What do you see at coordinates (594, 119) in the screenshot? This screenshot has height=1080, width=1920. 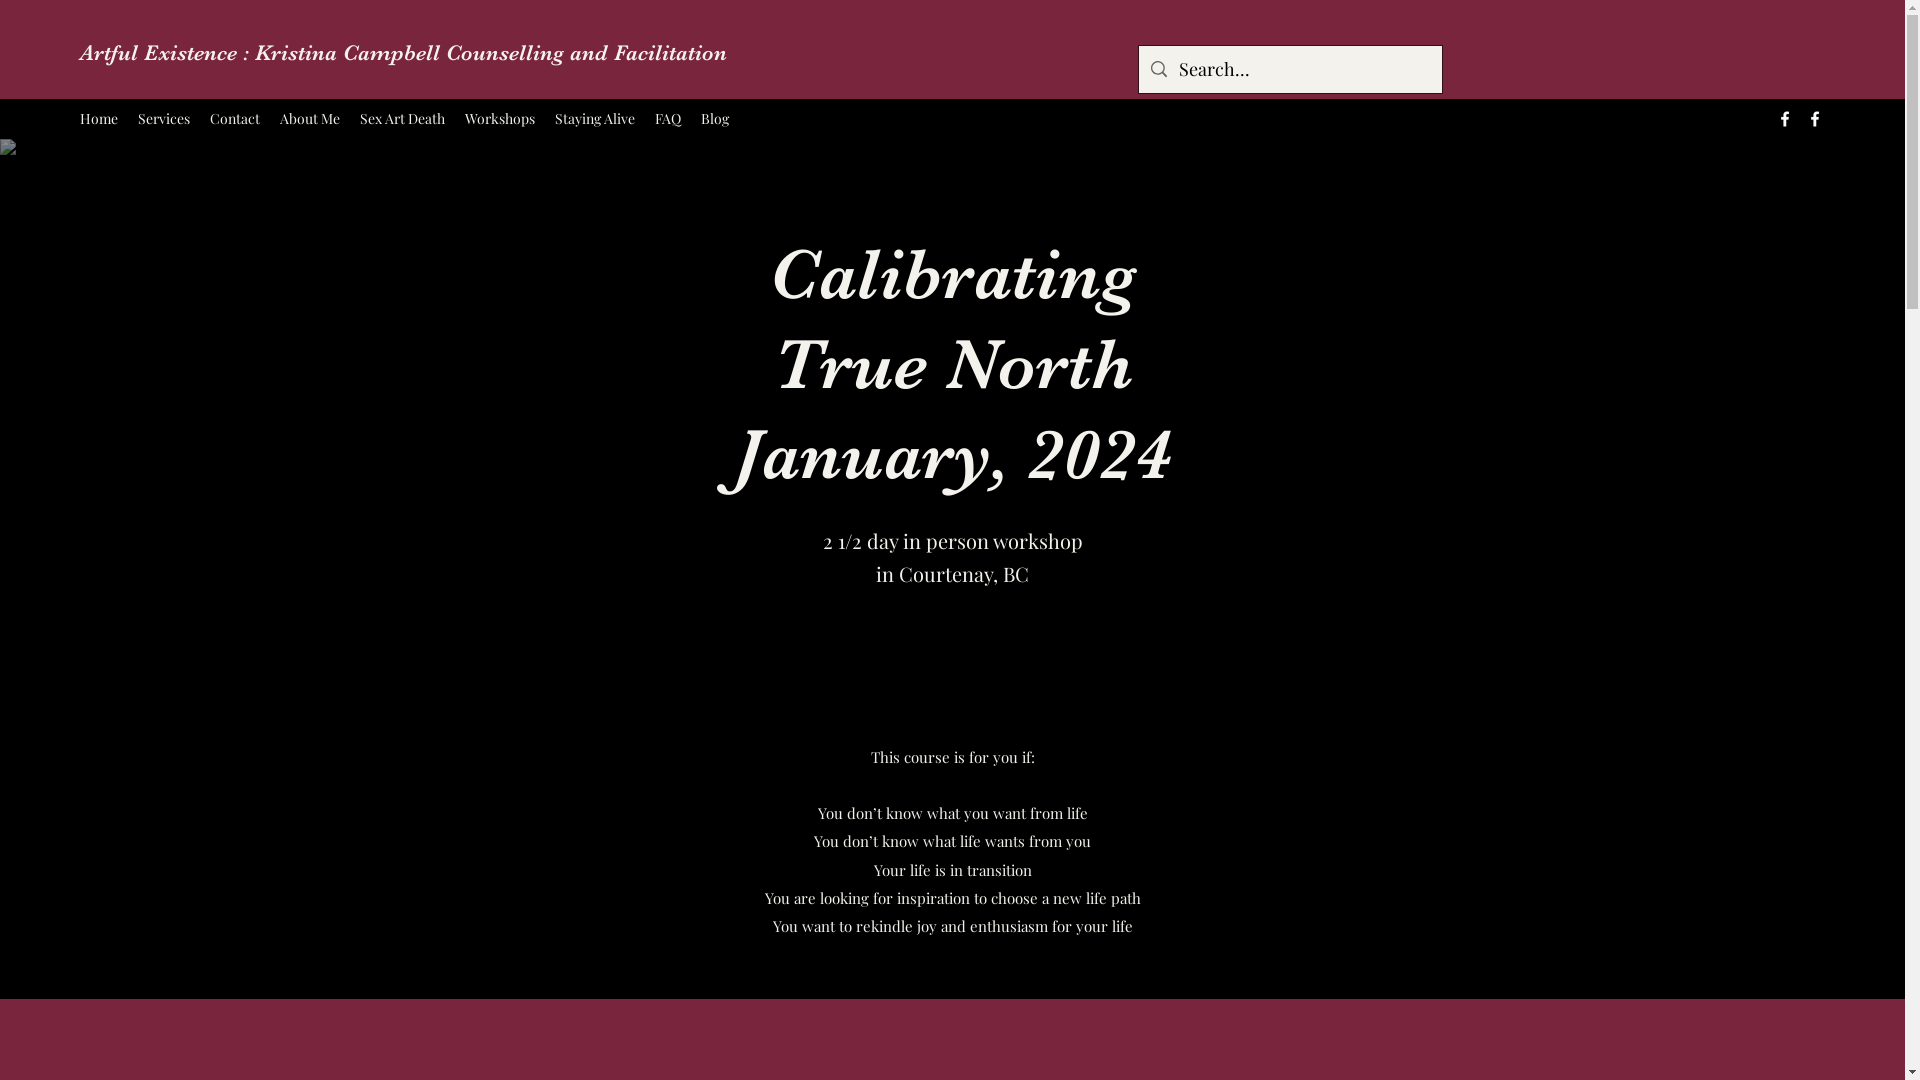 I see `'Staying Alive'` at bounding box center [594, 119].